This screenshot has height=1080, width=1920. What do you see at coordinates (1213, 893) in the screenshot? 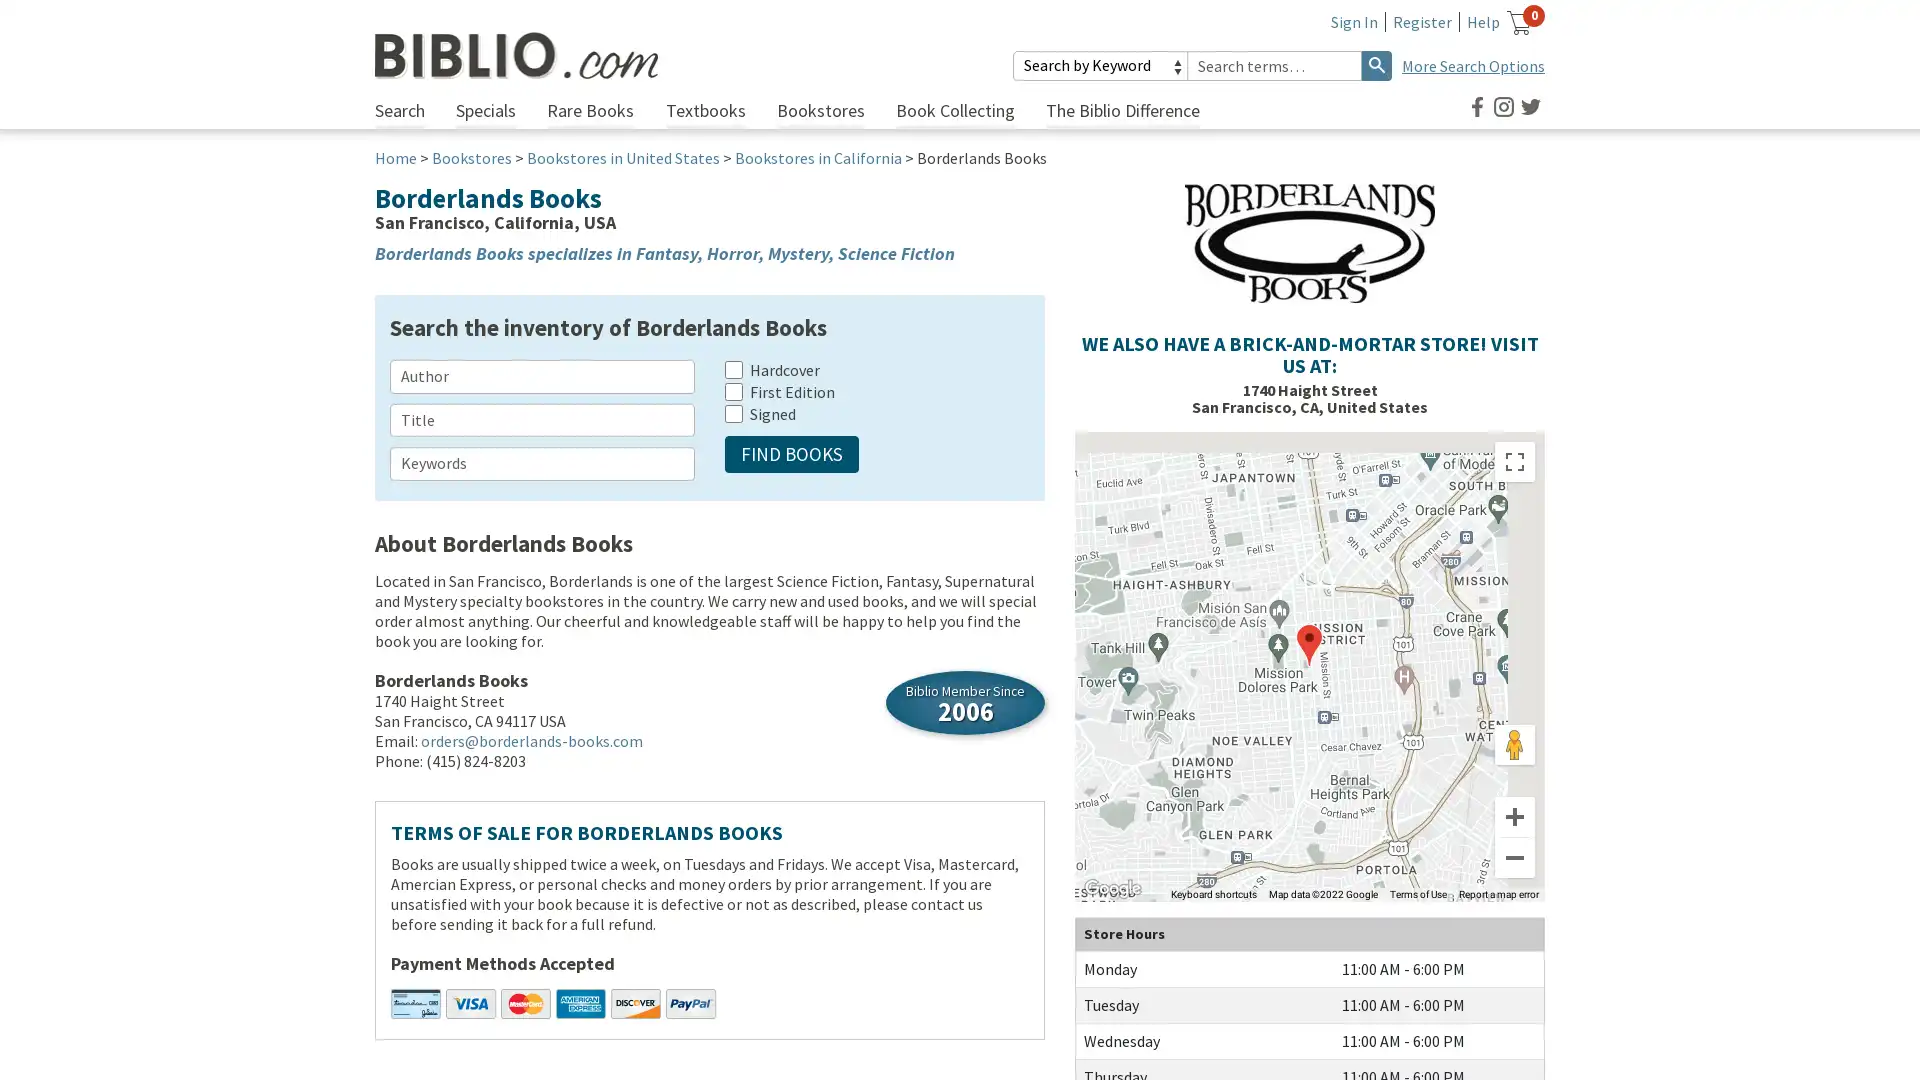
I see `Keyboard shortcuts` at bounding box center [1213, 893].